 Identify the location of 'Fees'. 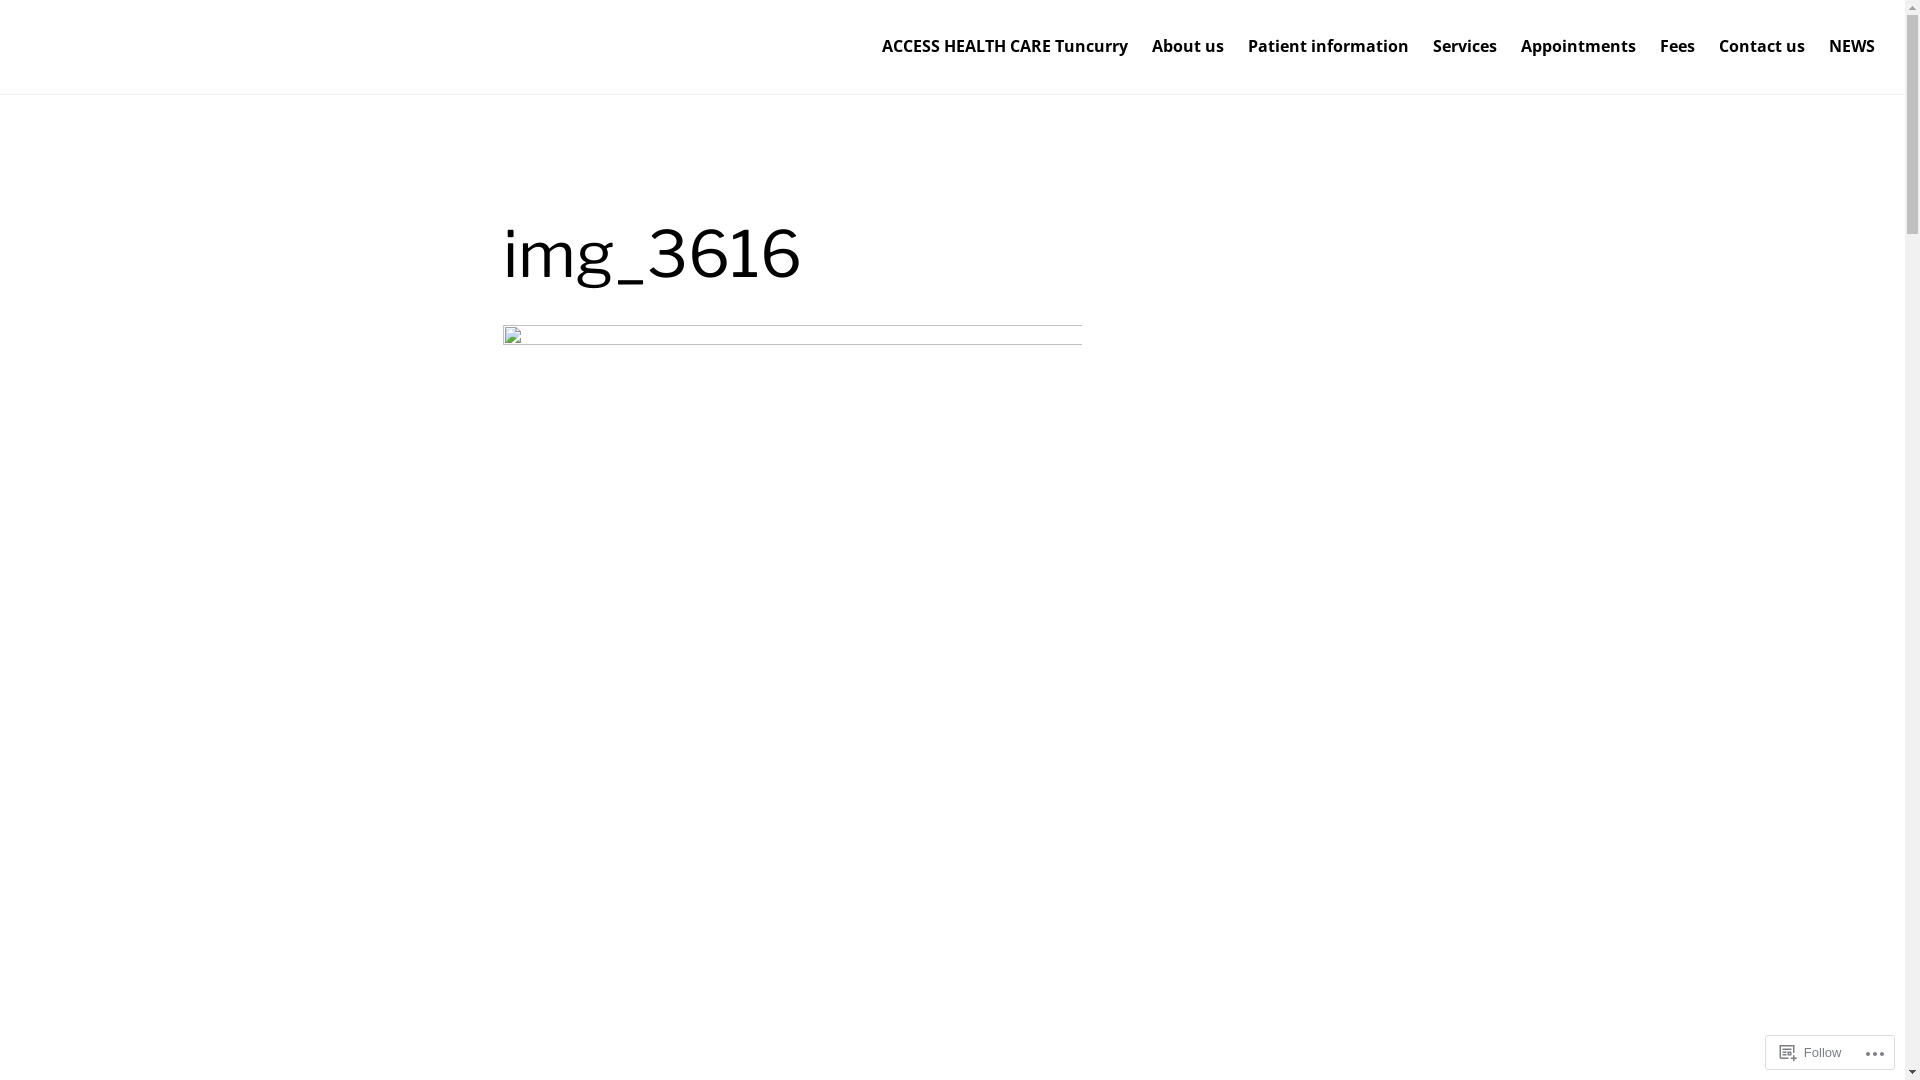
(1660, 45).